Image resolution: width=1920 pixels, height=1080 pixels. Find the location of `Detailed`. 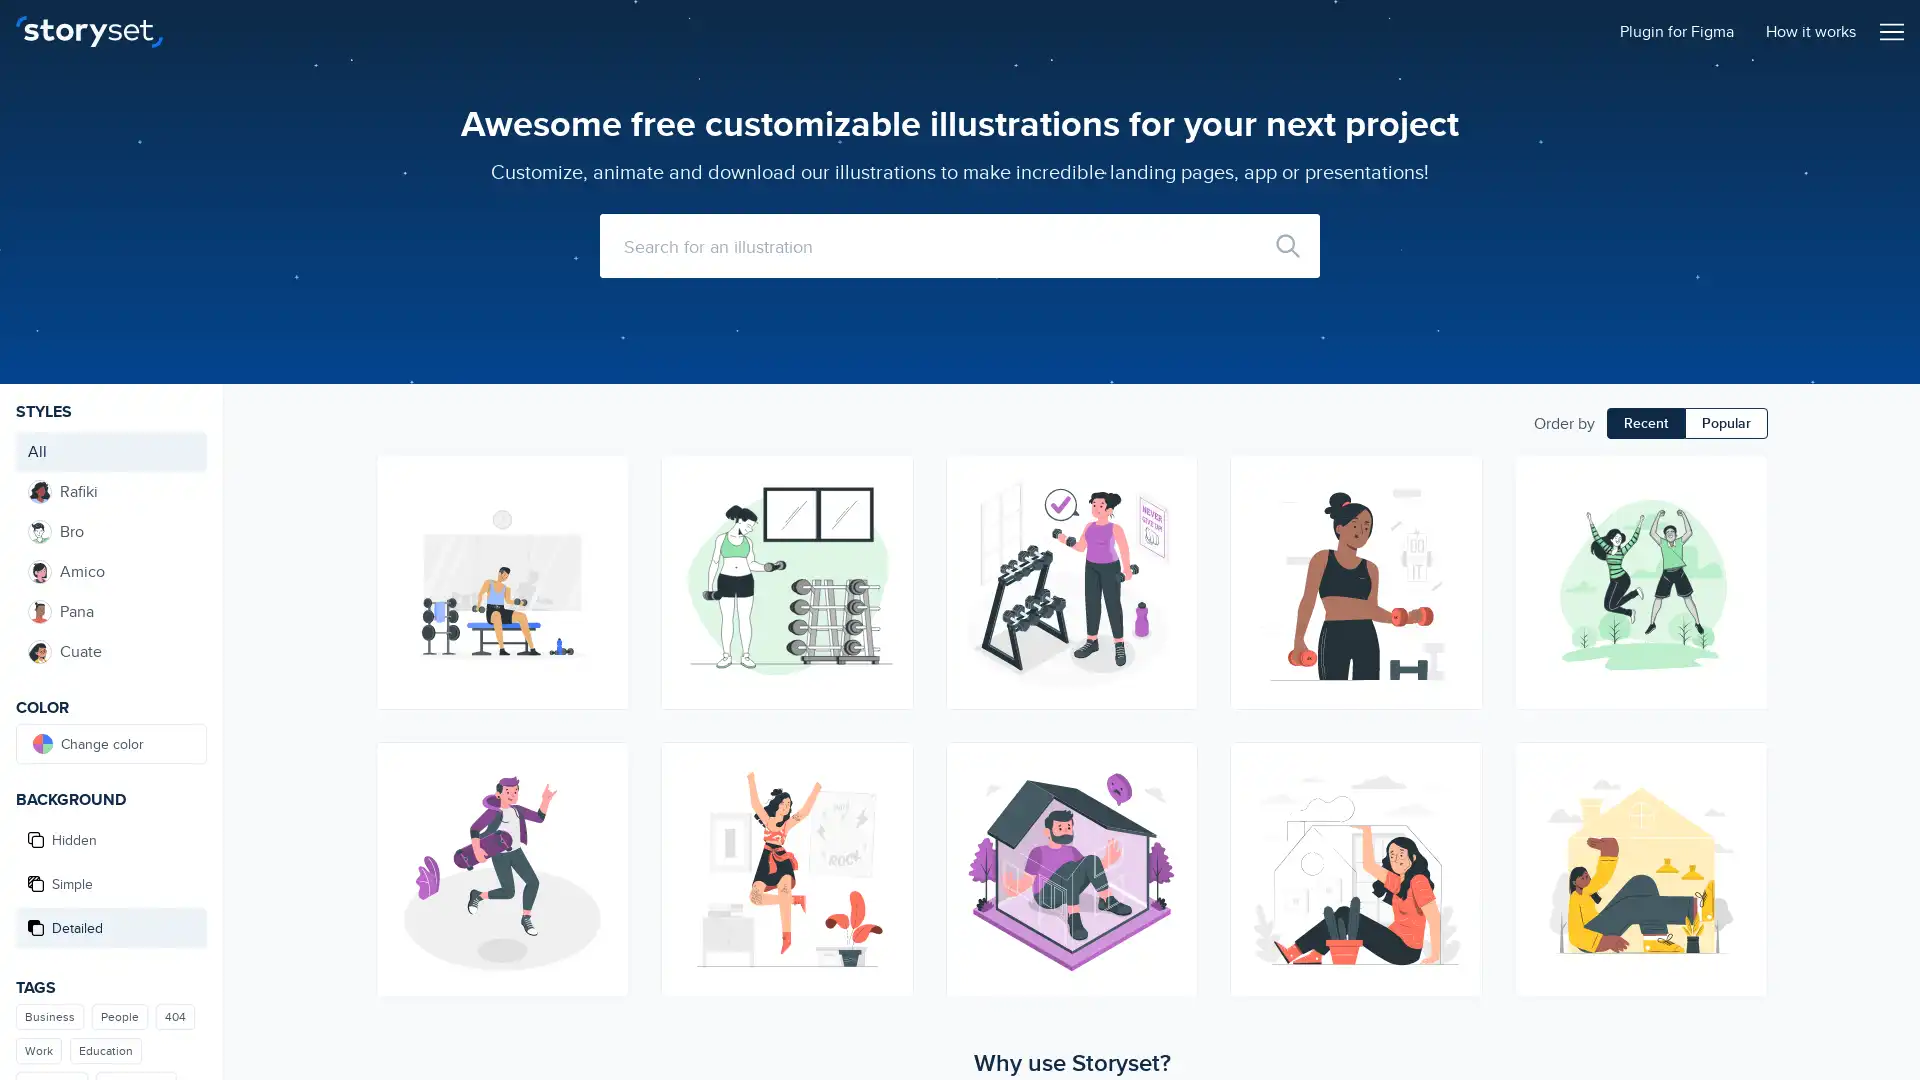

Detailed is located at coordinates (110, 928).